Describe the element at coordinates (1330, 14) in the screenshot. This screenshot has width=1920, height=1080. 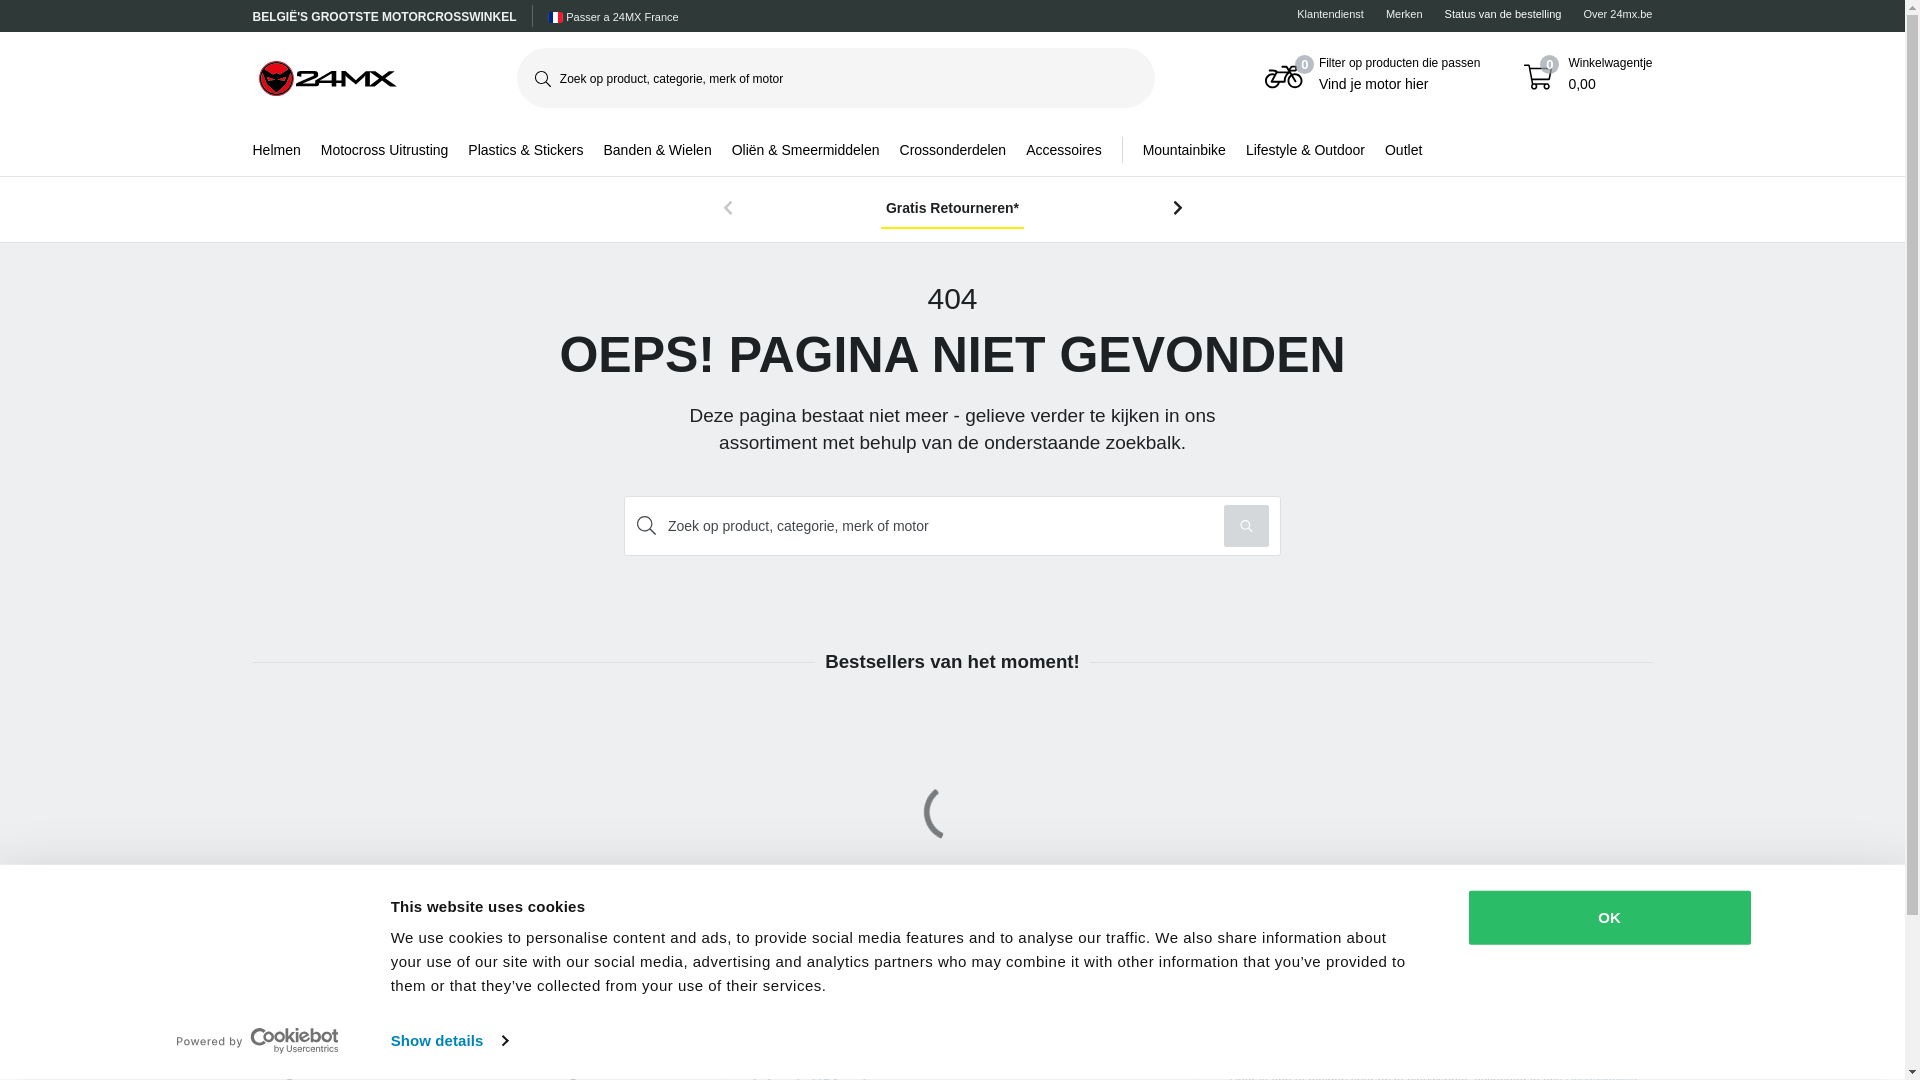
I see `'Klantendienst'` at that location.